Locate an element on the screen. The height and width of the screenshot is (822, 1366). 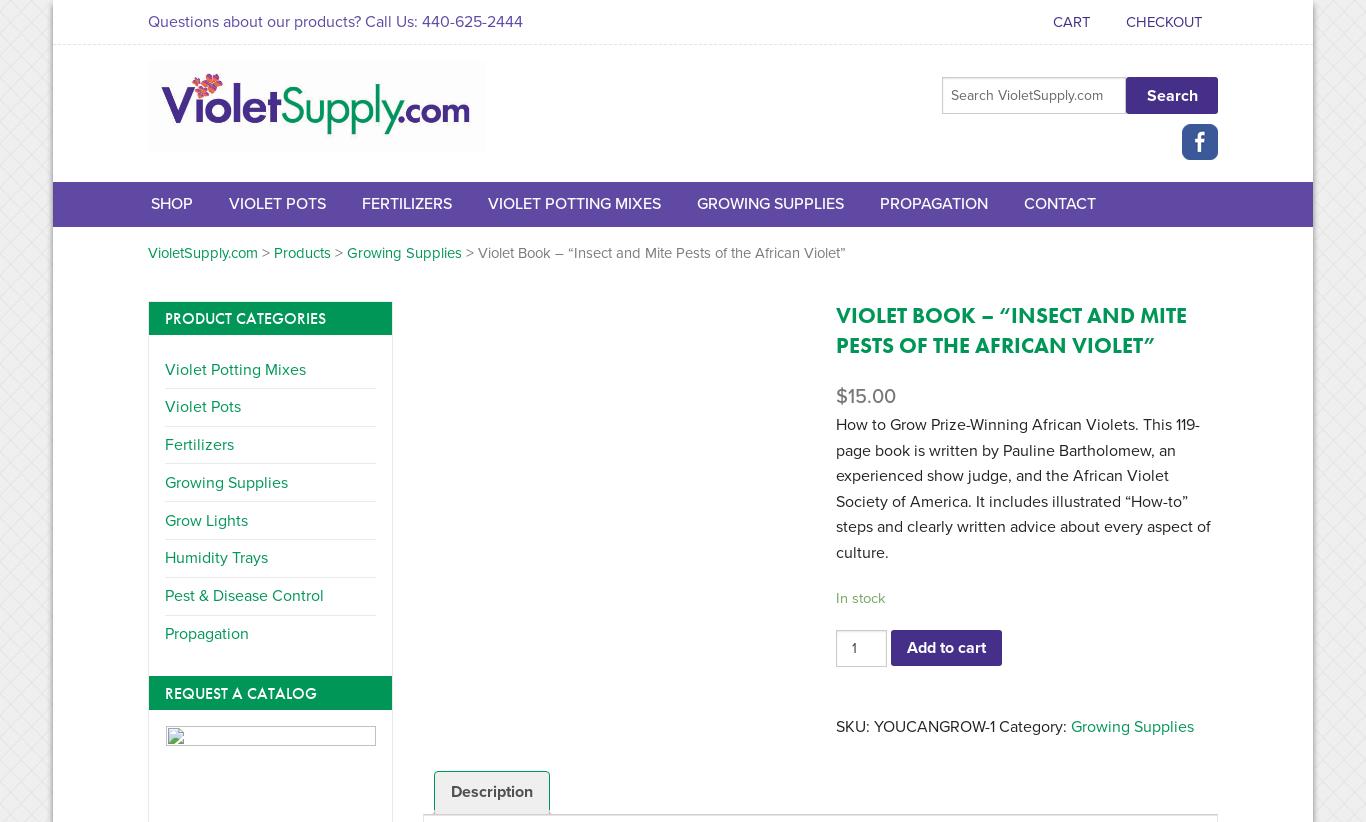
'15.00' is located at coordinates (847, 397).